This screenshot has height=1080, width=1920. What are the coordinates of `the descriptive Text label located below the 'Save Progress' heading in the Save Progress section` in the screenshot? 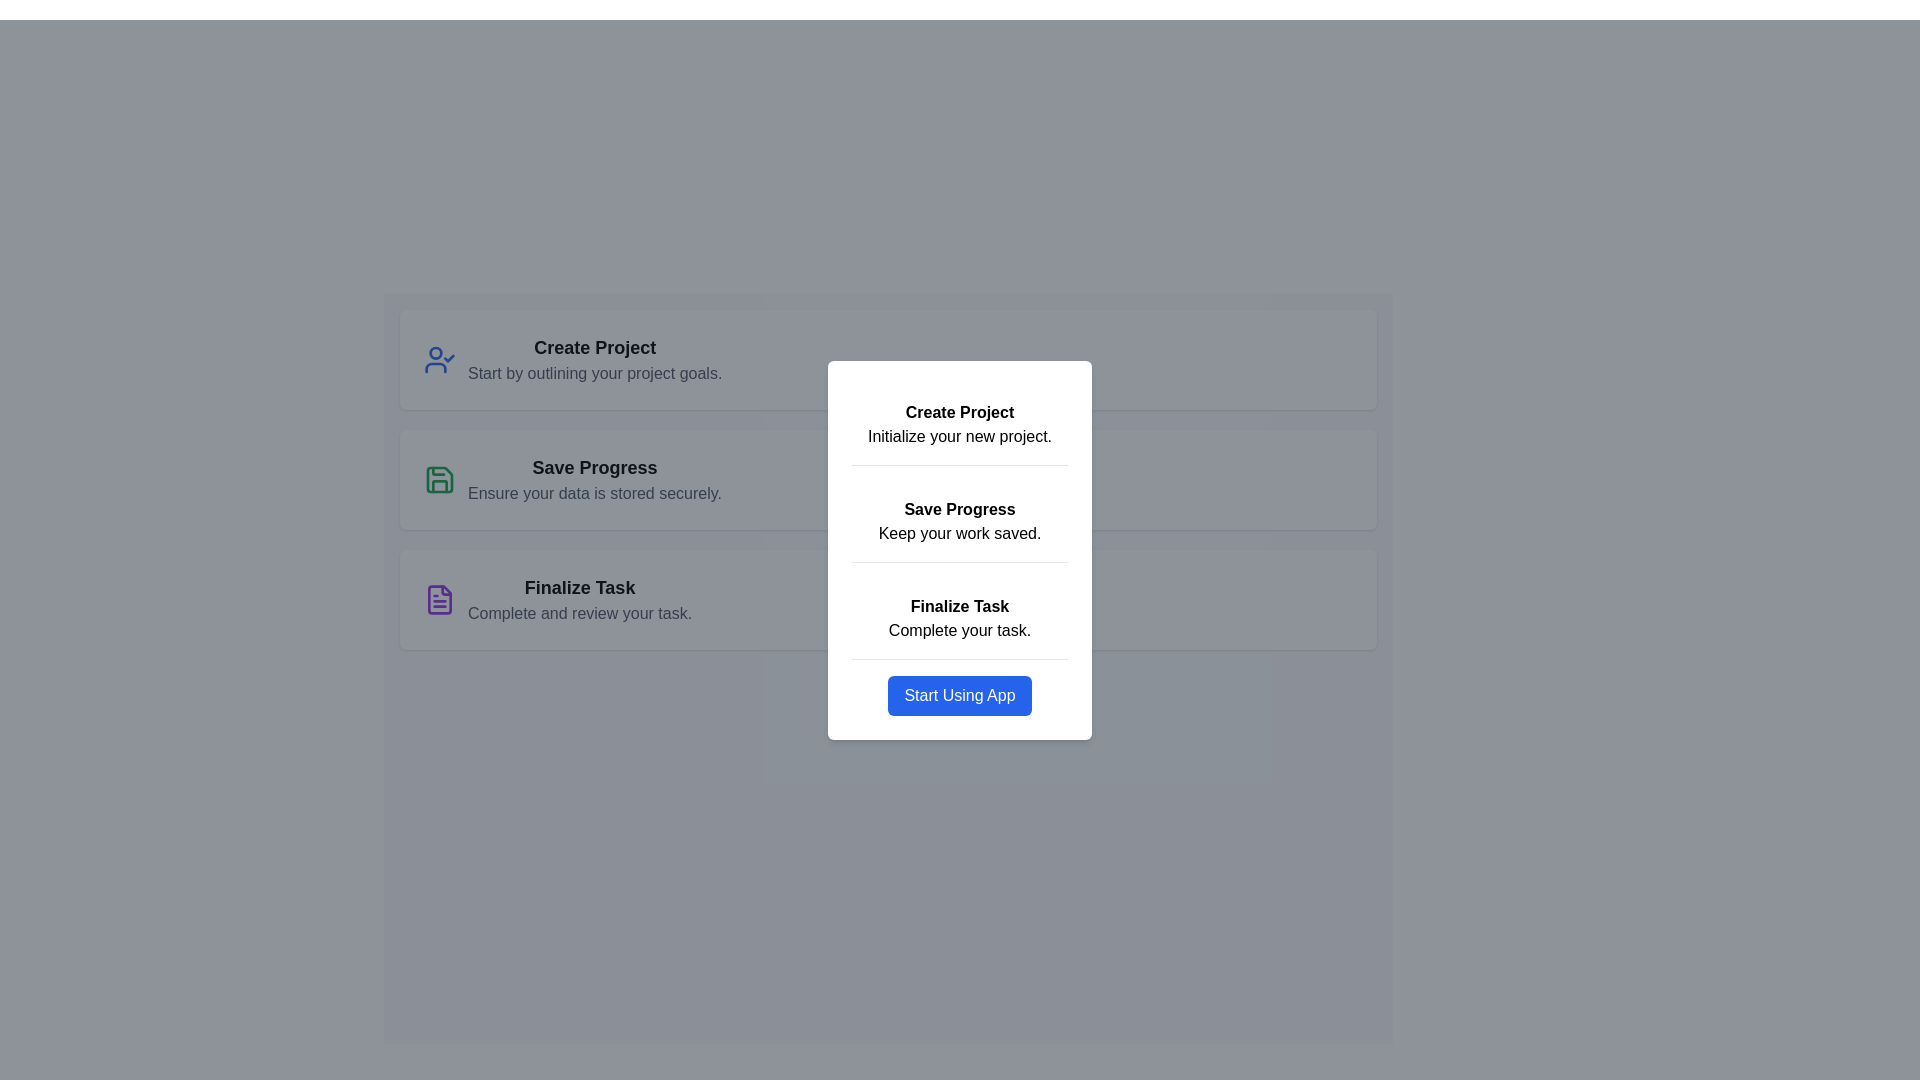 It's located at (960, 531).